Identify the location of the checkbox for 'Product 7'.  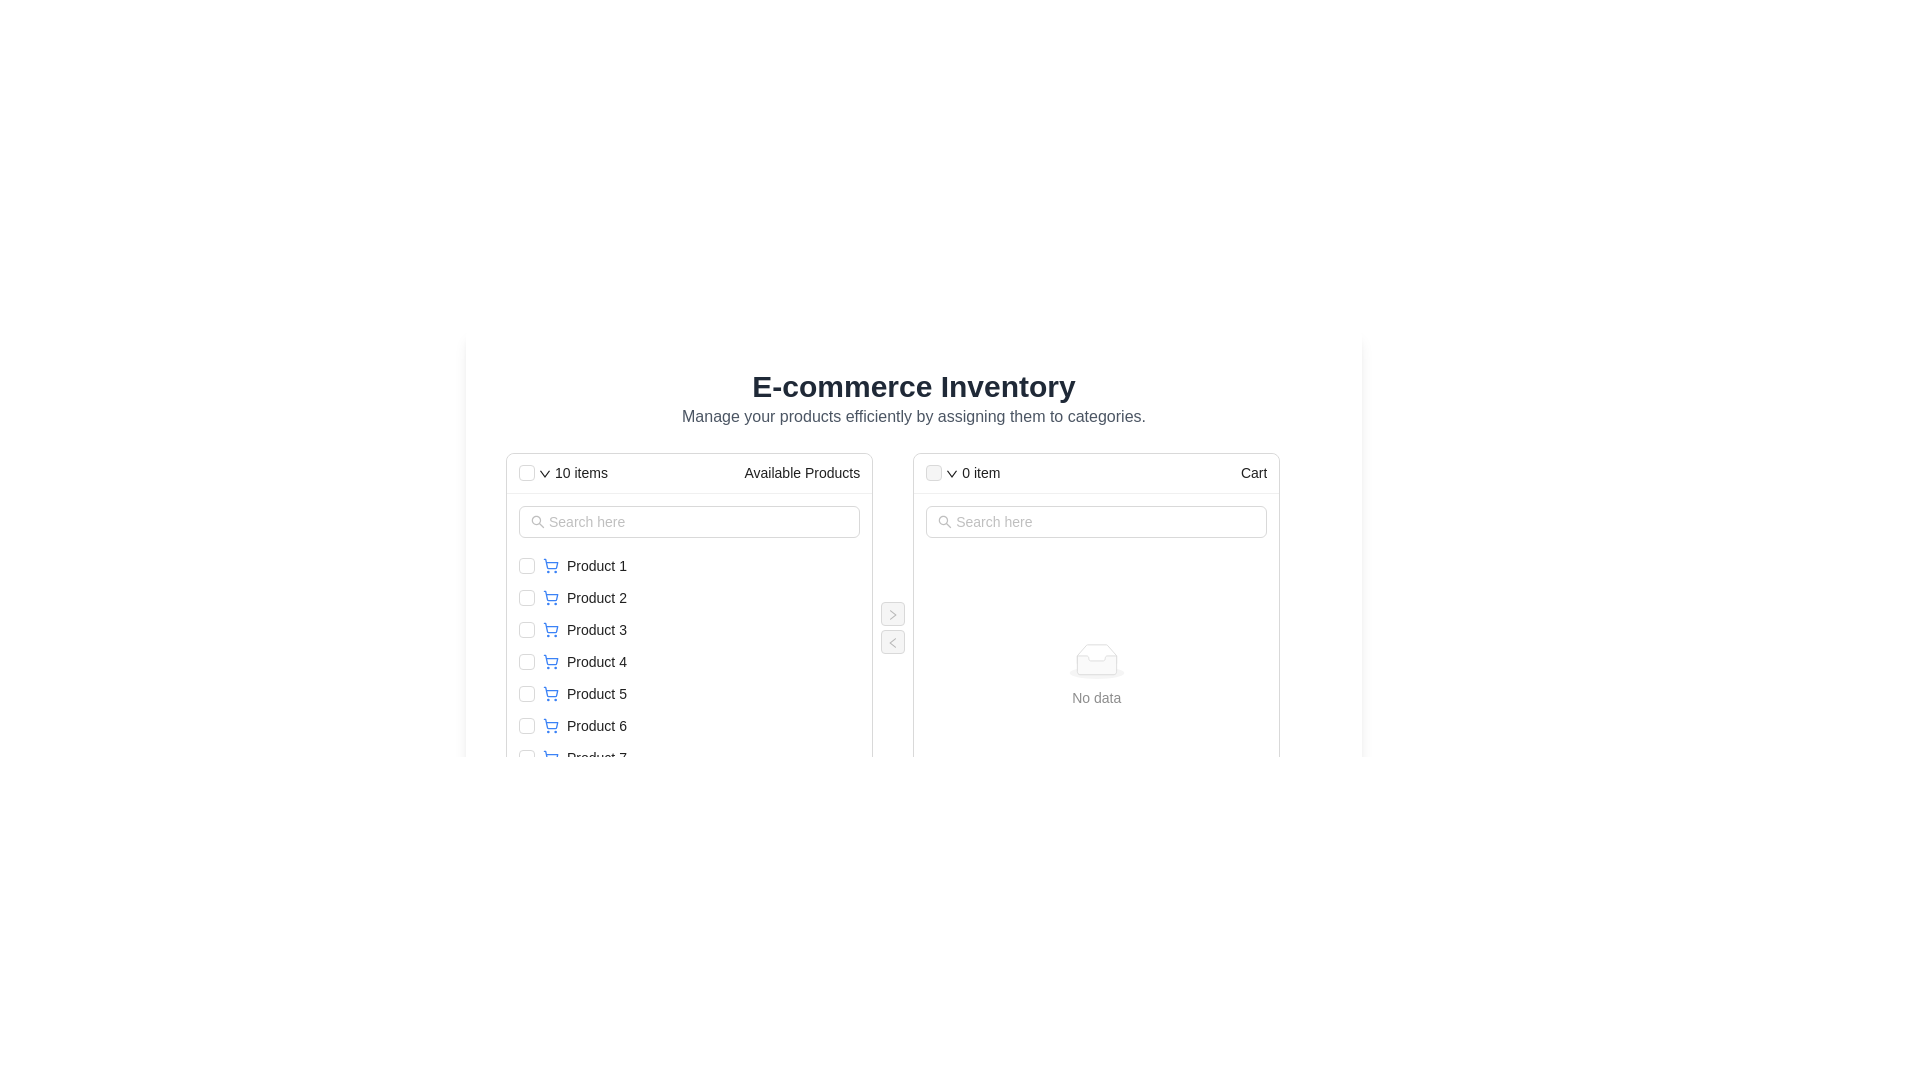
(527, 758).